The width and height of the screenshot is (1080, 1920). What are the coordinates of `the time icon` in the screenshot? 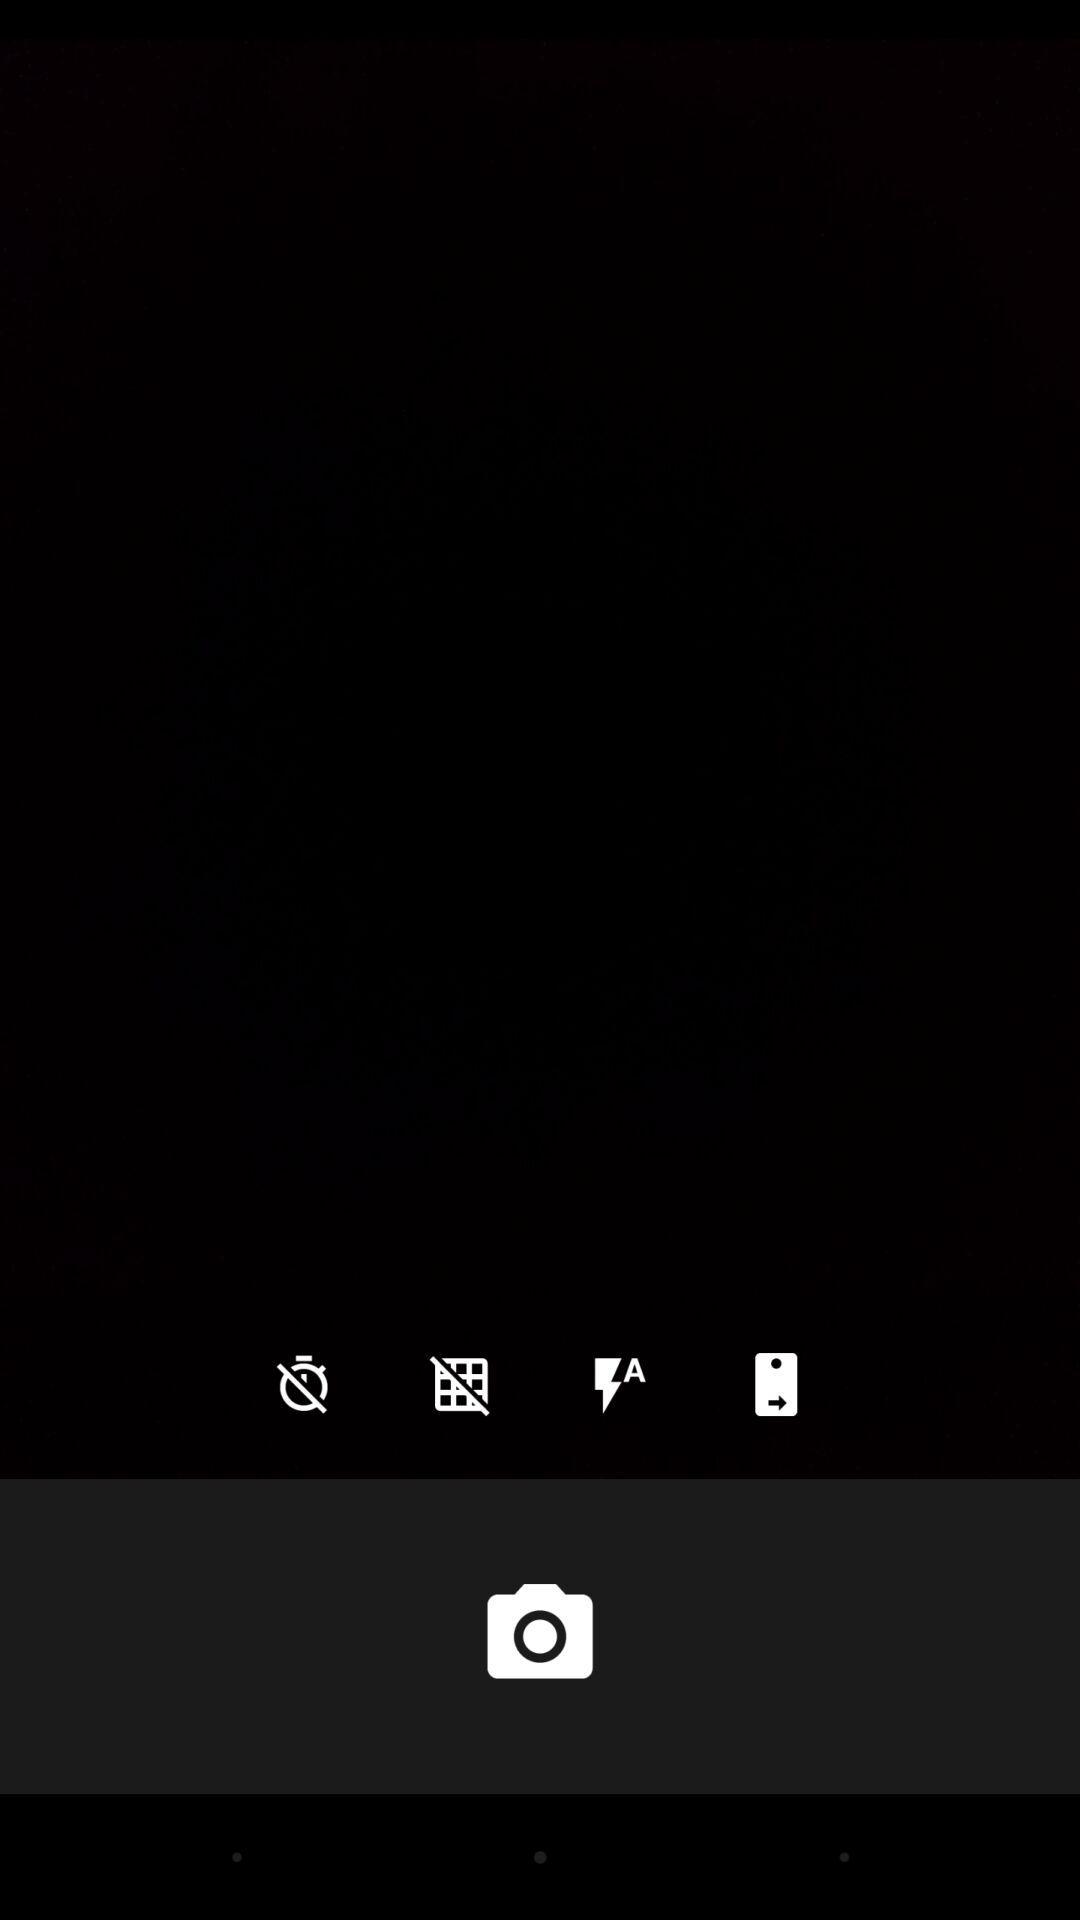 It's located at (303, 1383).